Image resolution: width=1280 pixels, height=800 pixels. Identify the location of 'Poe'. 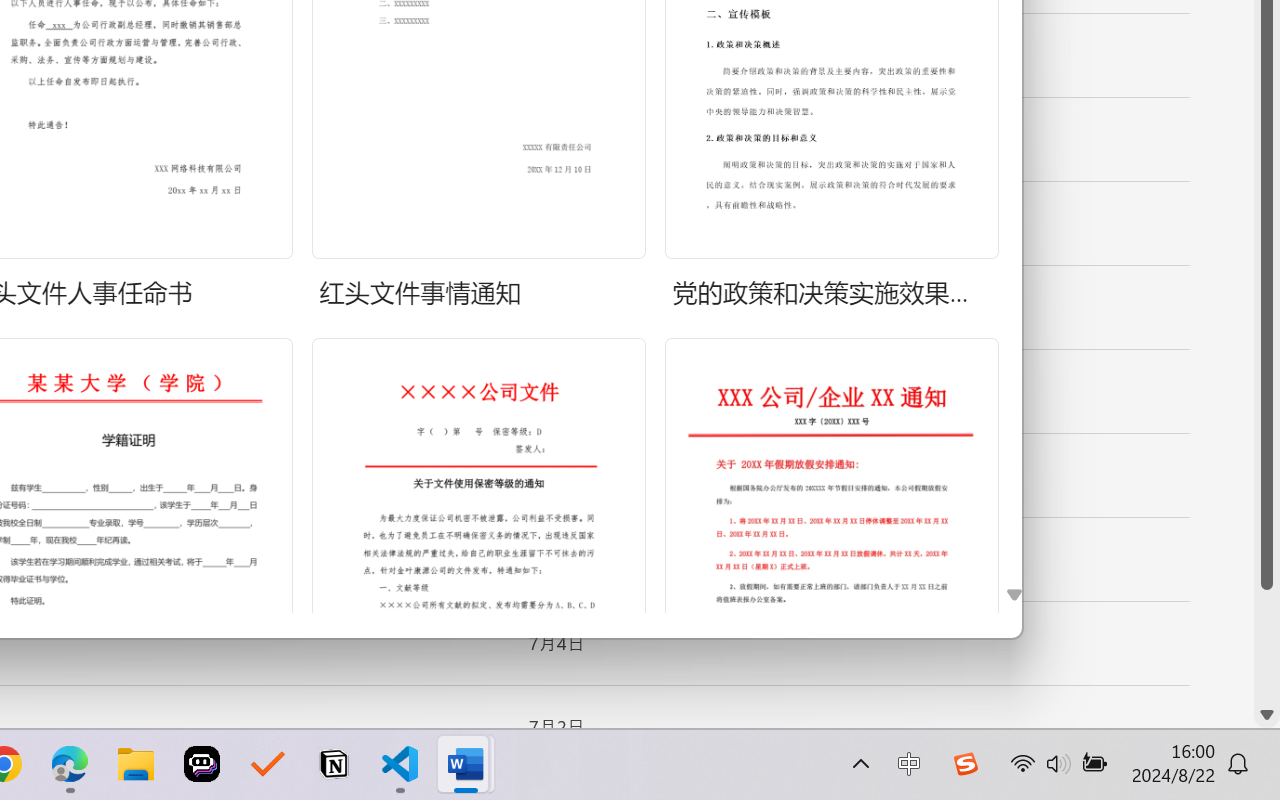
(202, 764).